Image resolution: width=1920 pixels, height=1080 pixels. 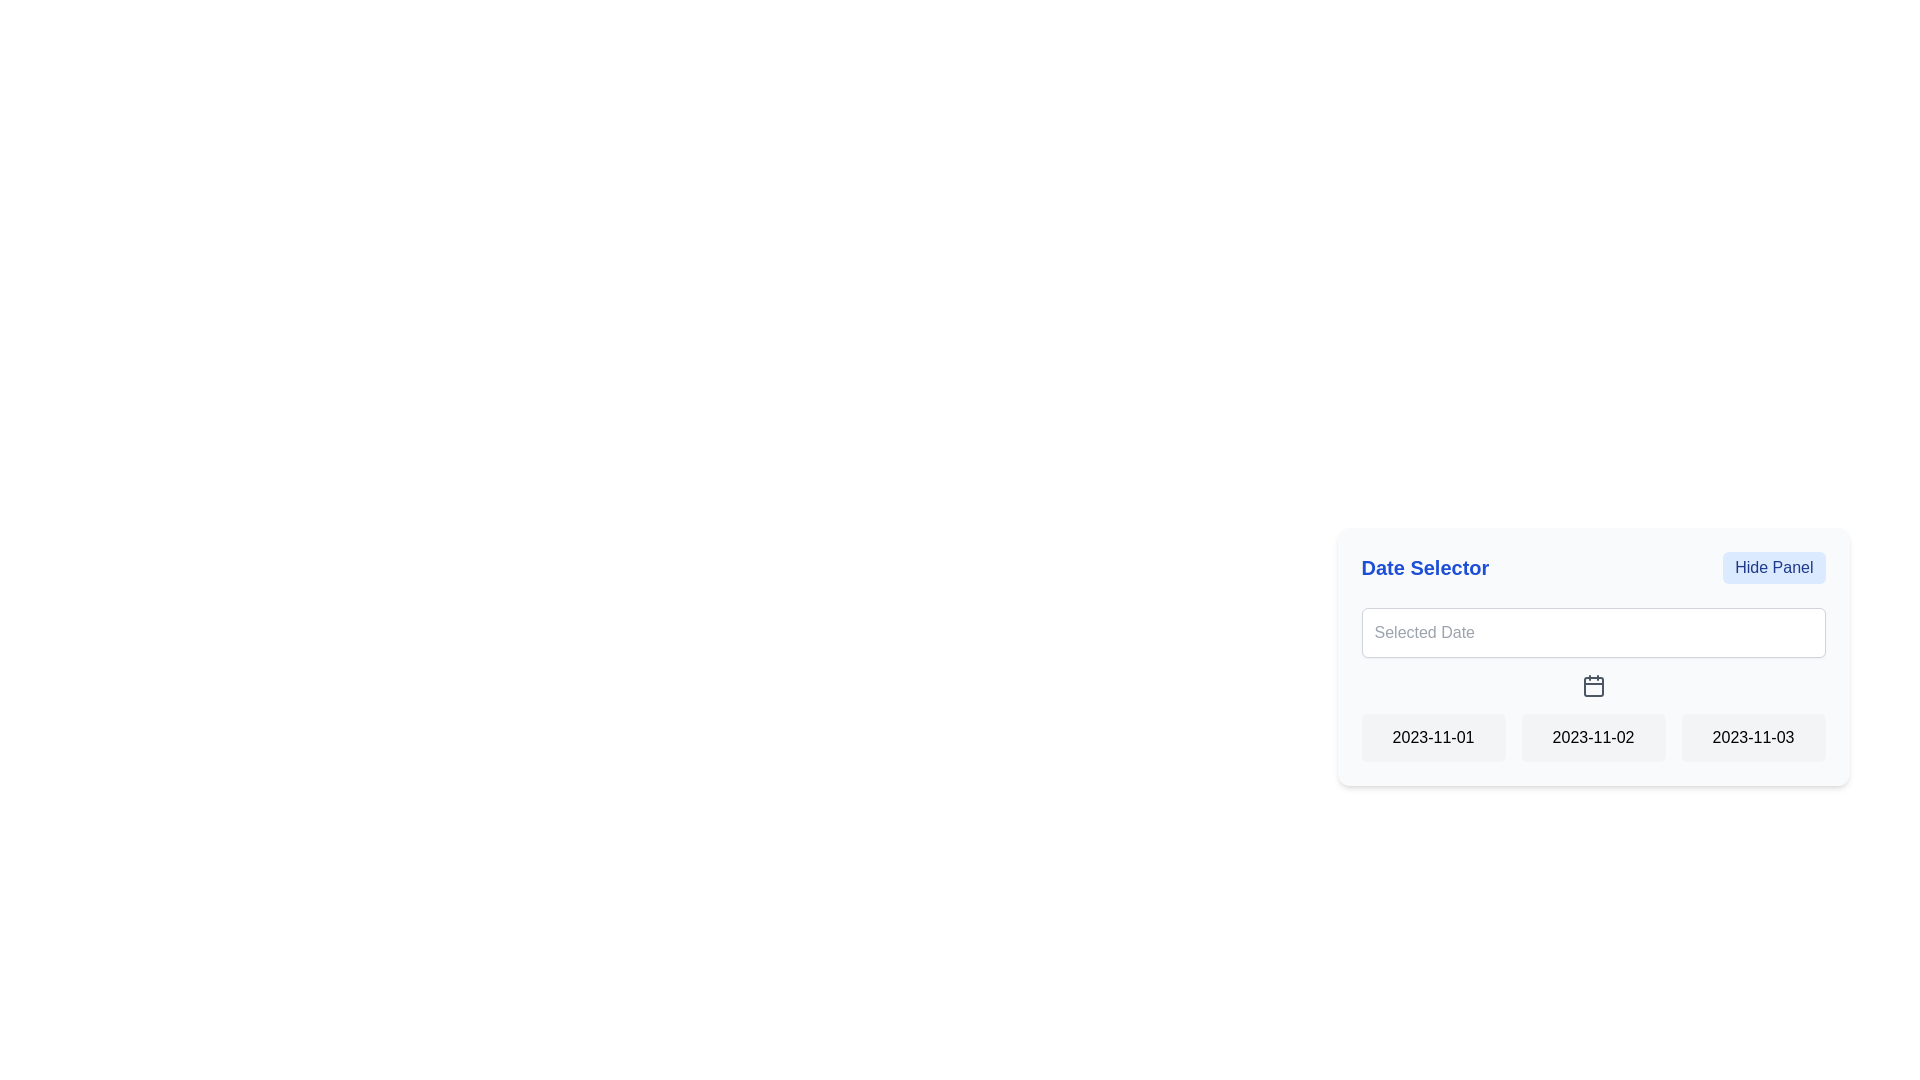 What do you see at coordinates (1592, 685) in the screenshot?
I see `the illustrated calendar icon, which is centrally aligned below the 'Selected Date' input field` at bounding box center [1592, 685].